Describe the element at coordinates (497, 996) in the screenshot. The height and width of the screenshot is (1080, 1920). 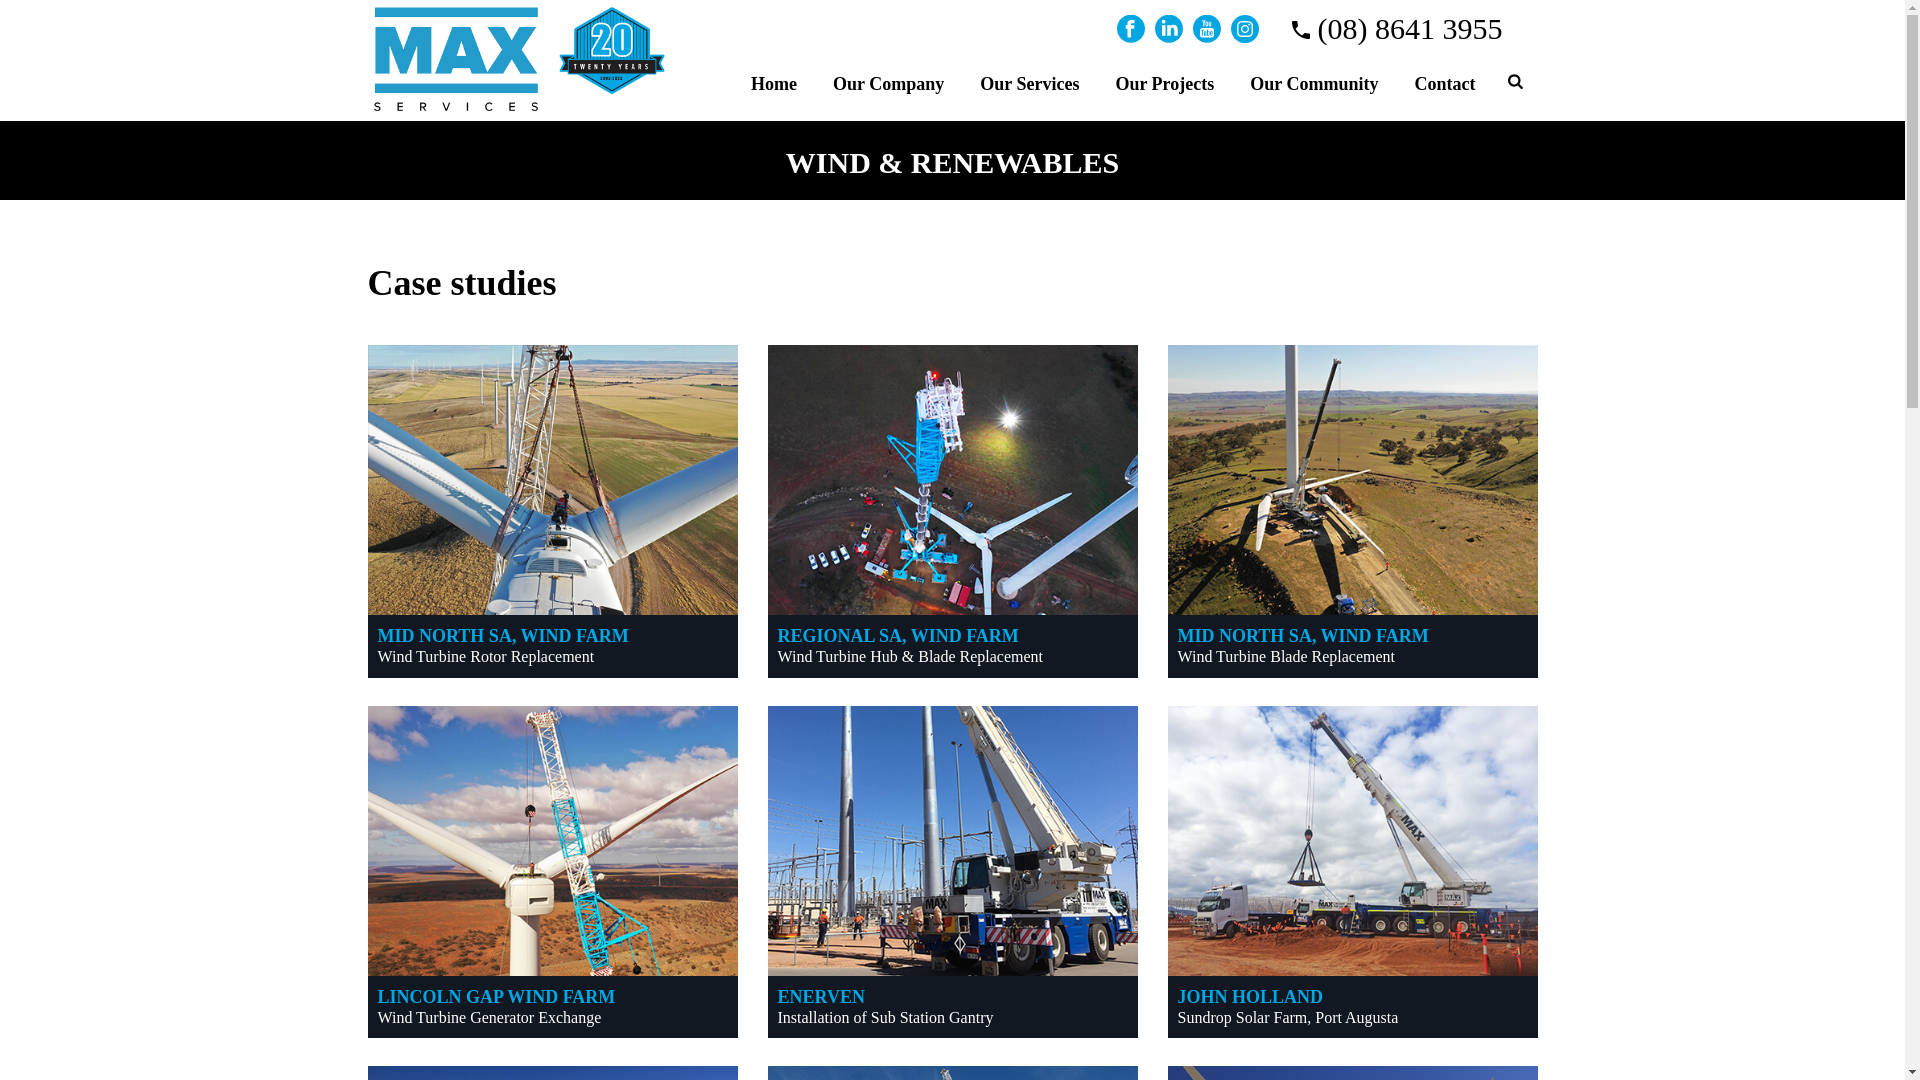
I see `'LINCOLN GAP WIND FARM'` at that location.